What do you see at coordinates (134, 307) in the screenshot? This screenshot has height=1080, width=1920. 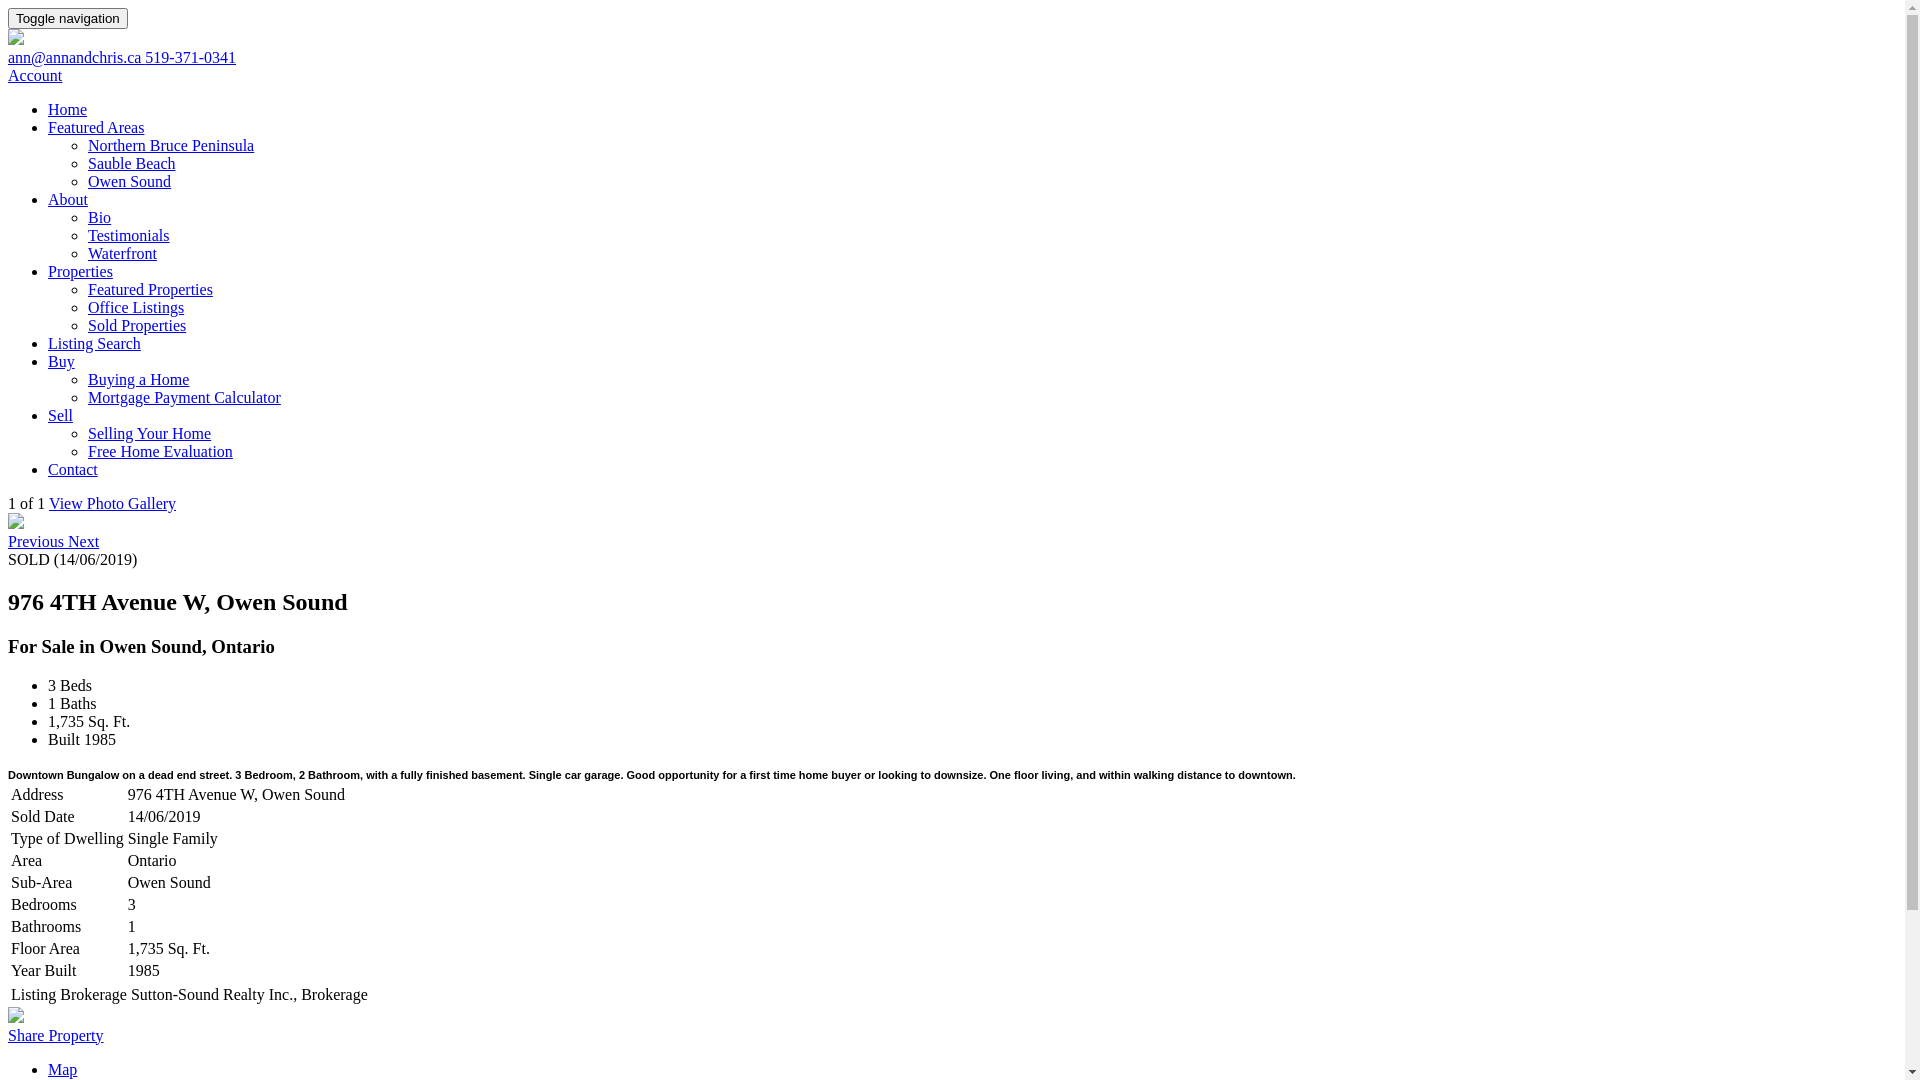 I see `'Office Listings'` at bounding box center [134, 307].